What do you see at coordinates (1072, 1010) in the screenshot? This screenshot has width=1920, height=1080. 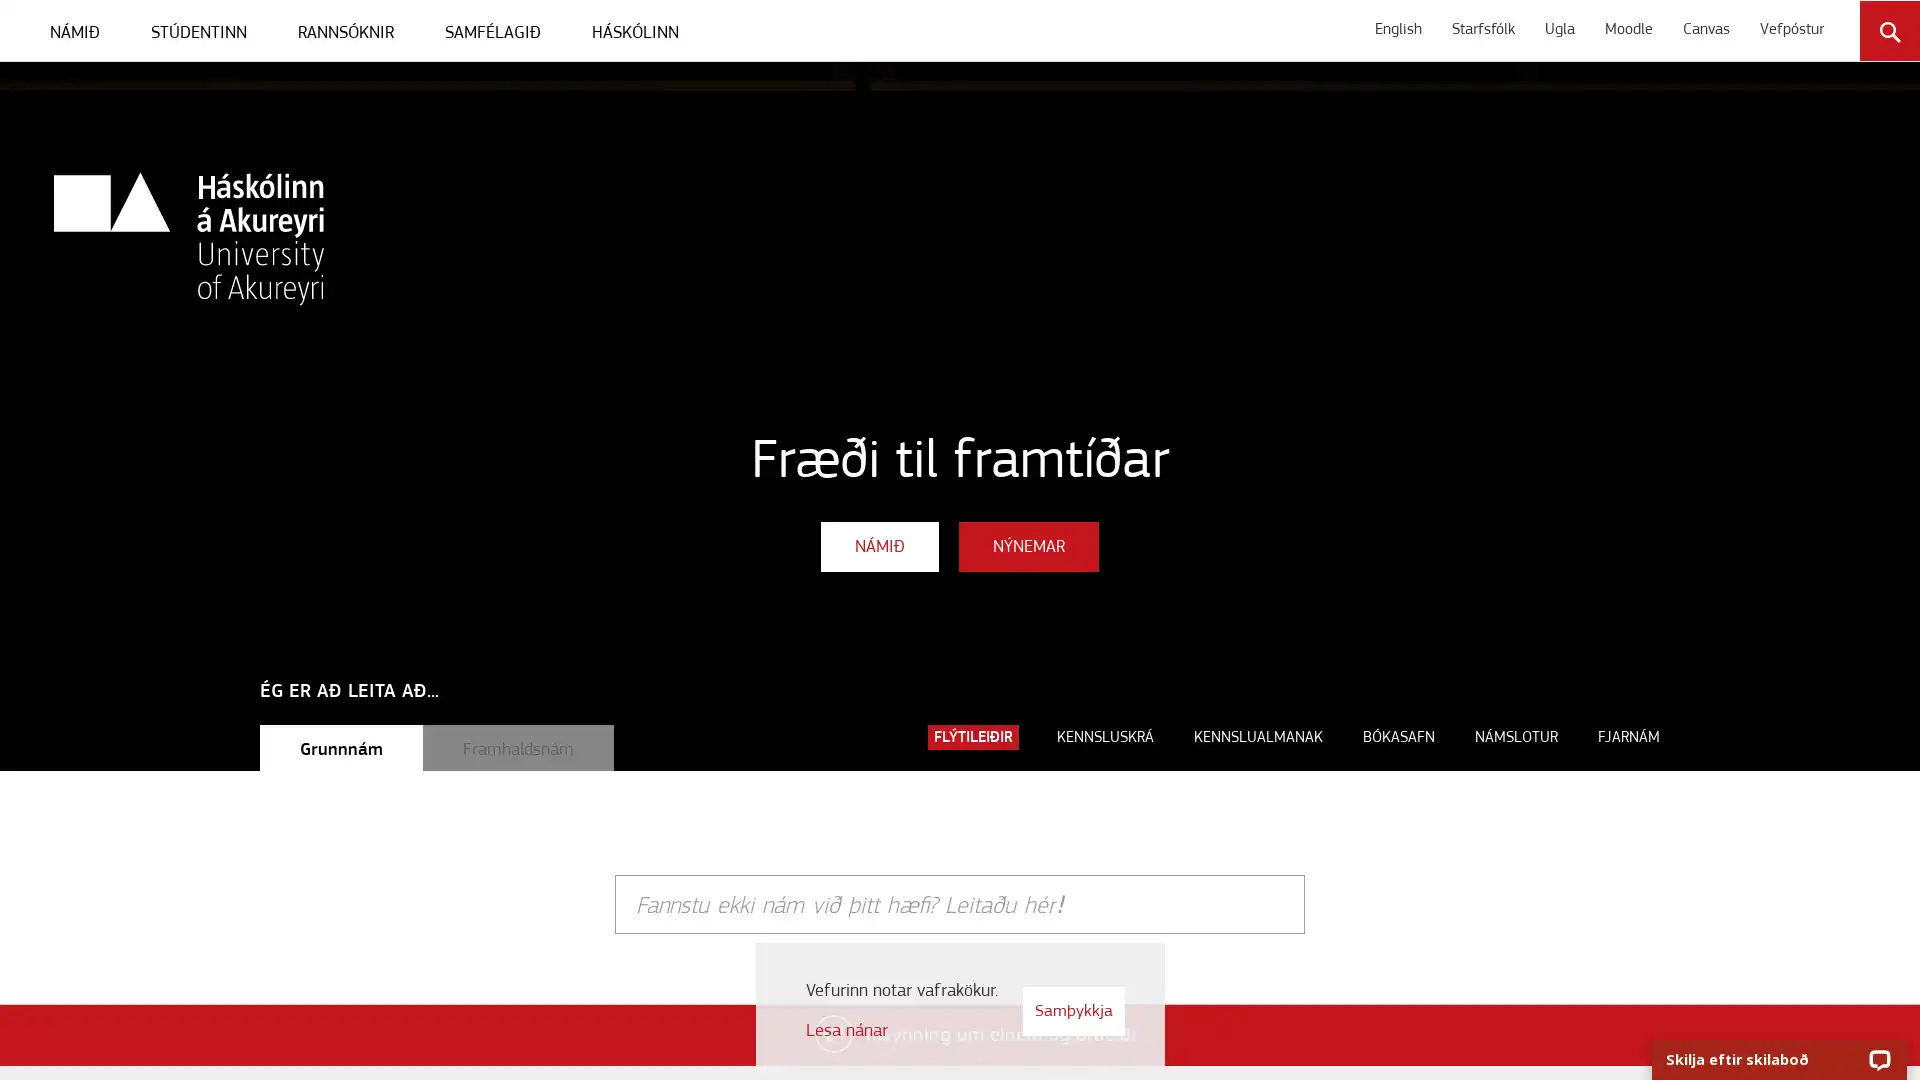 I see `Samykkja vafrakokur` at bounding box center [1072, 1010].